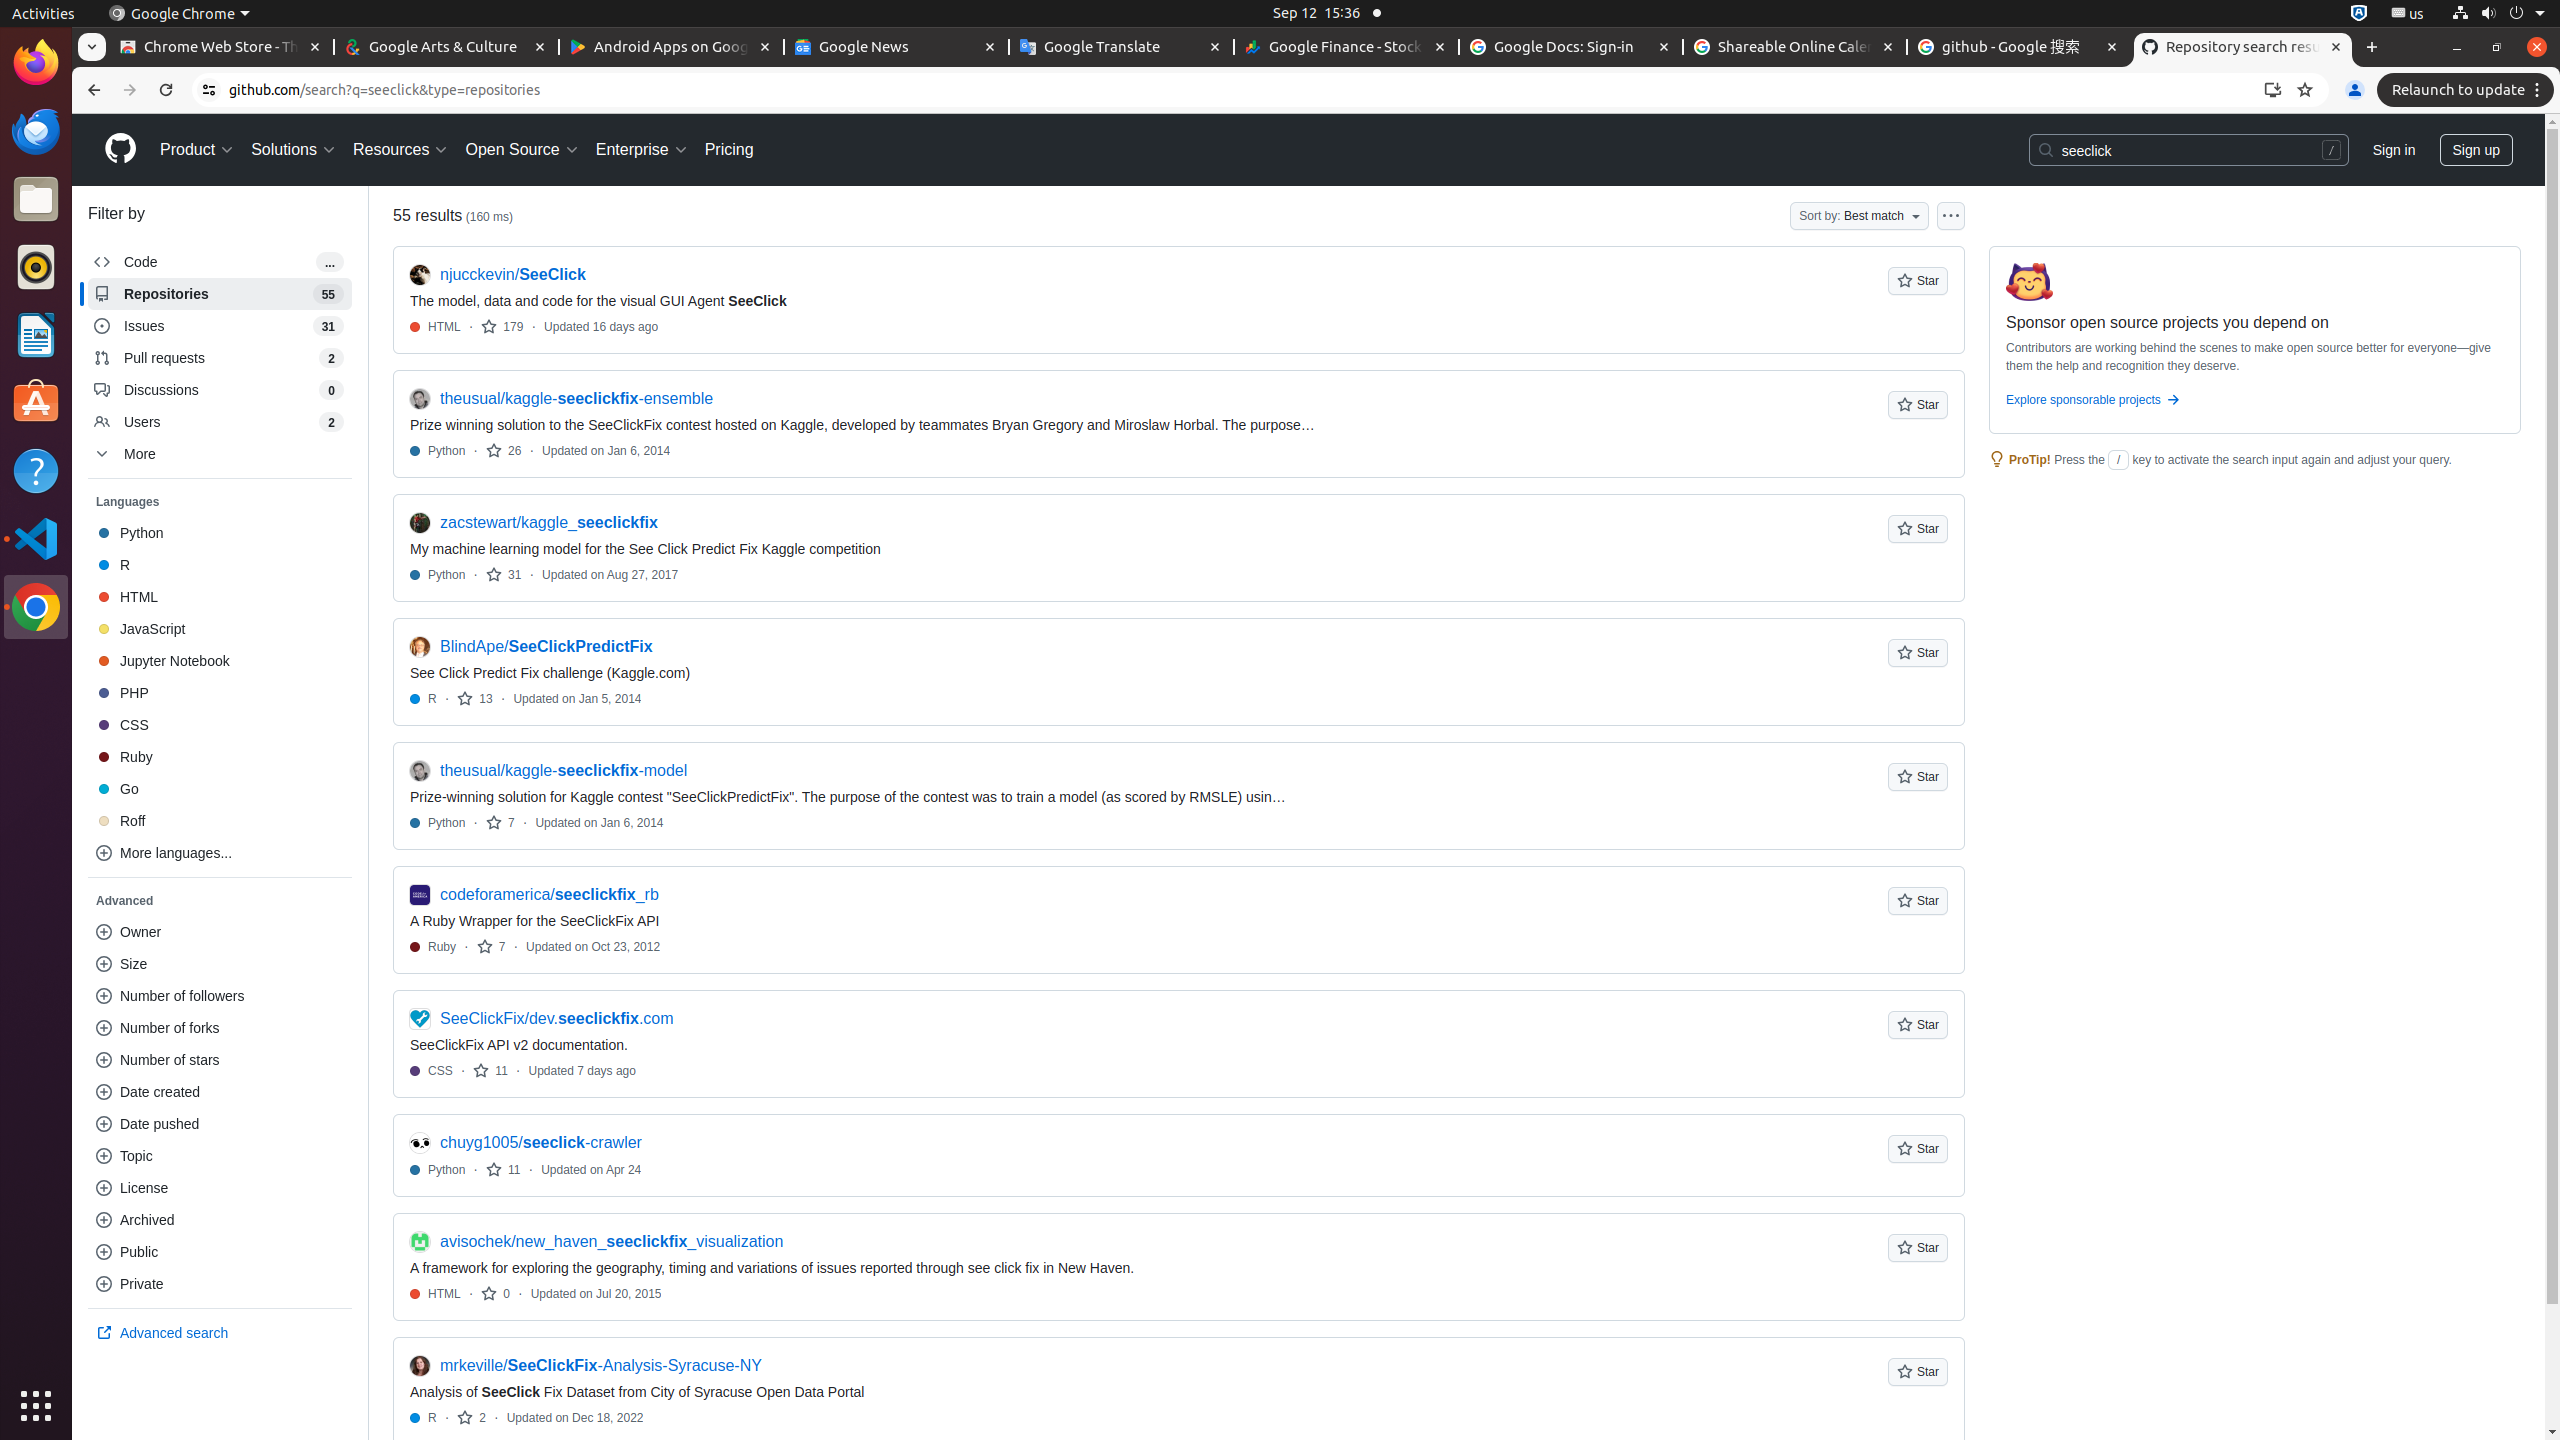  I want to click on 'Thunderbird Mail', so click(36, 130).